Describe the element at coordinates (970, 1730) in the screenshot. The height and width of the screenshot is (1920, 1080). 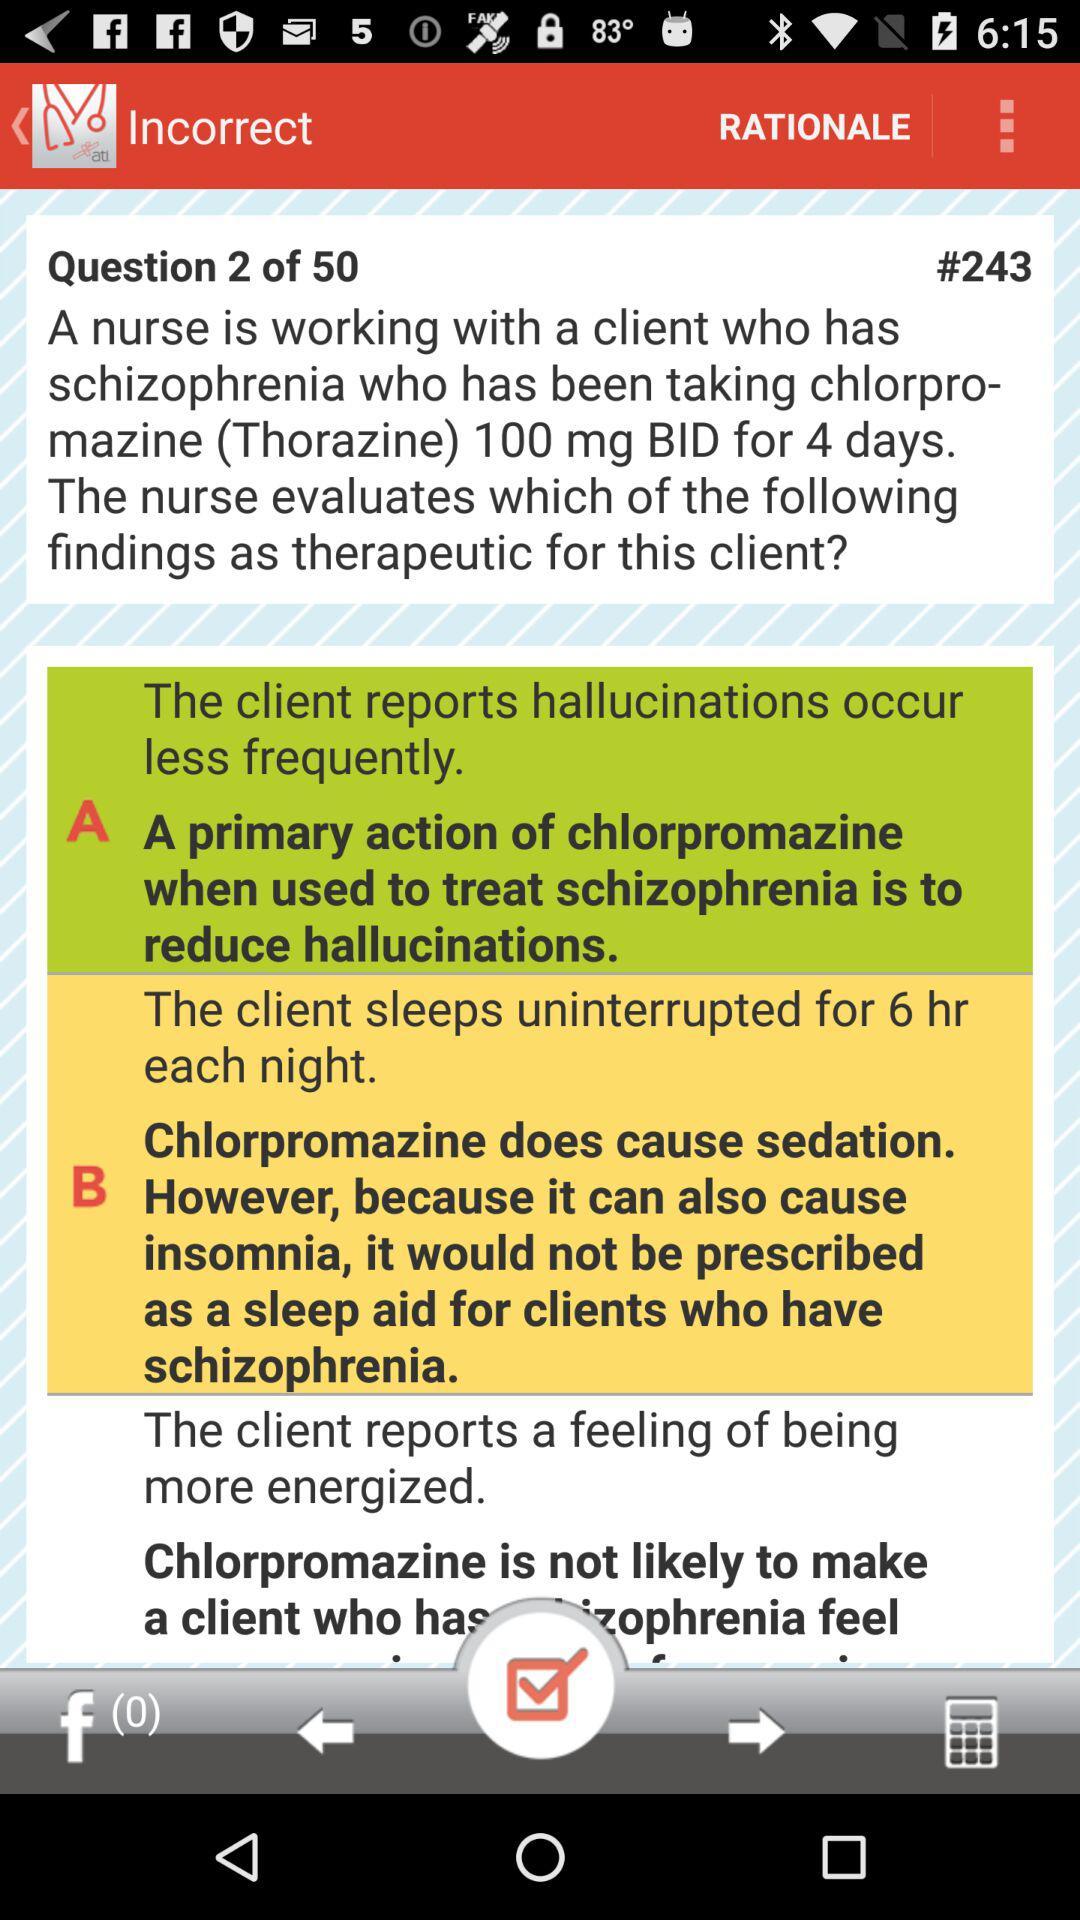
I see `pull up dial pad` at that location.